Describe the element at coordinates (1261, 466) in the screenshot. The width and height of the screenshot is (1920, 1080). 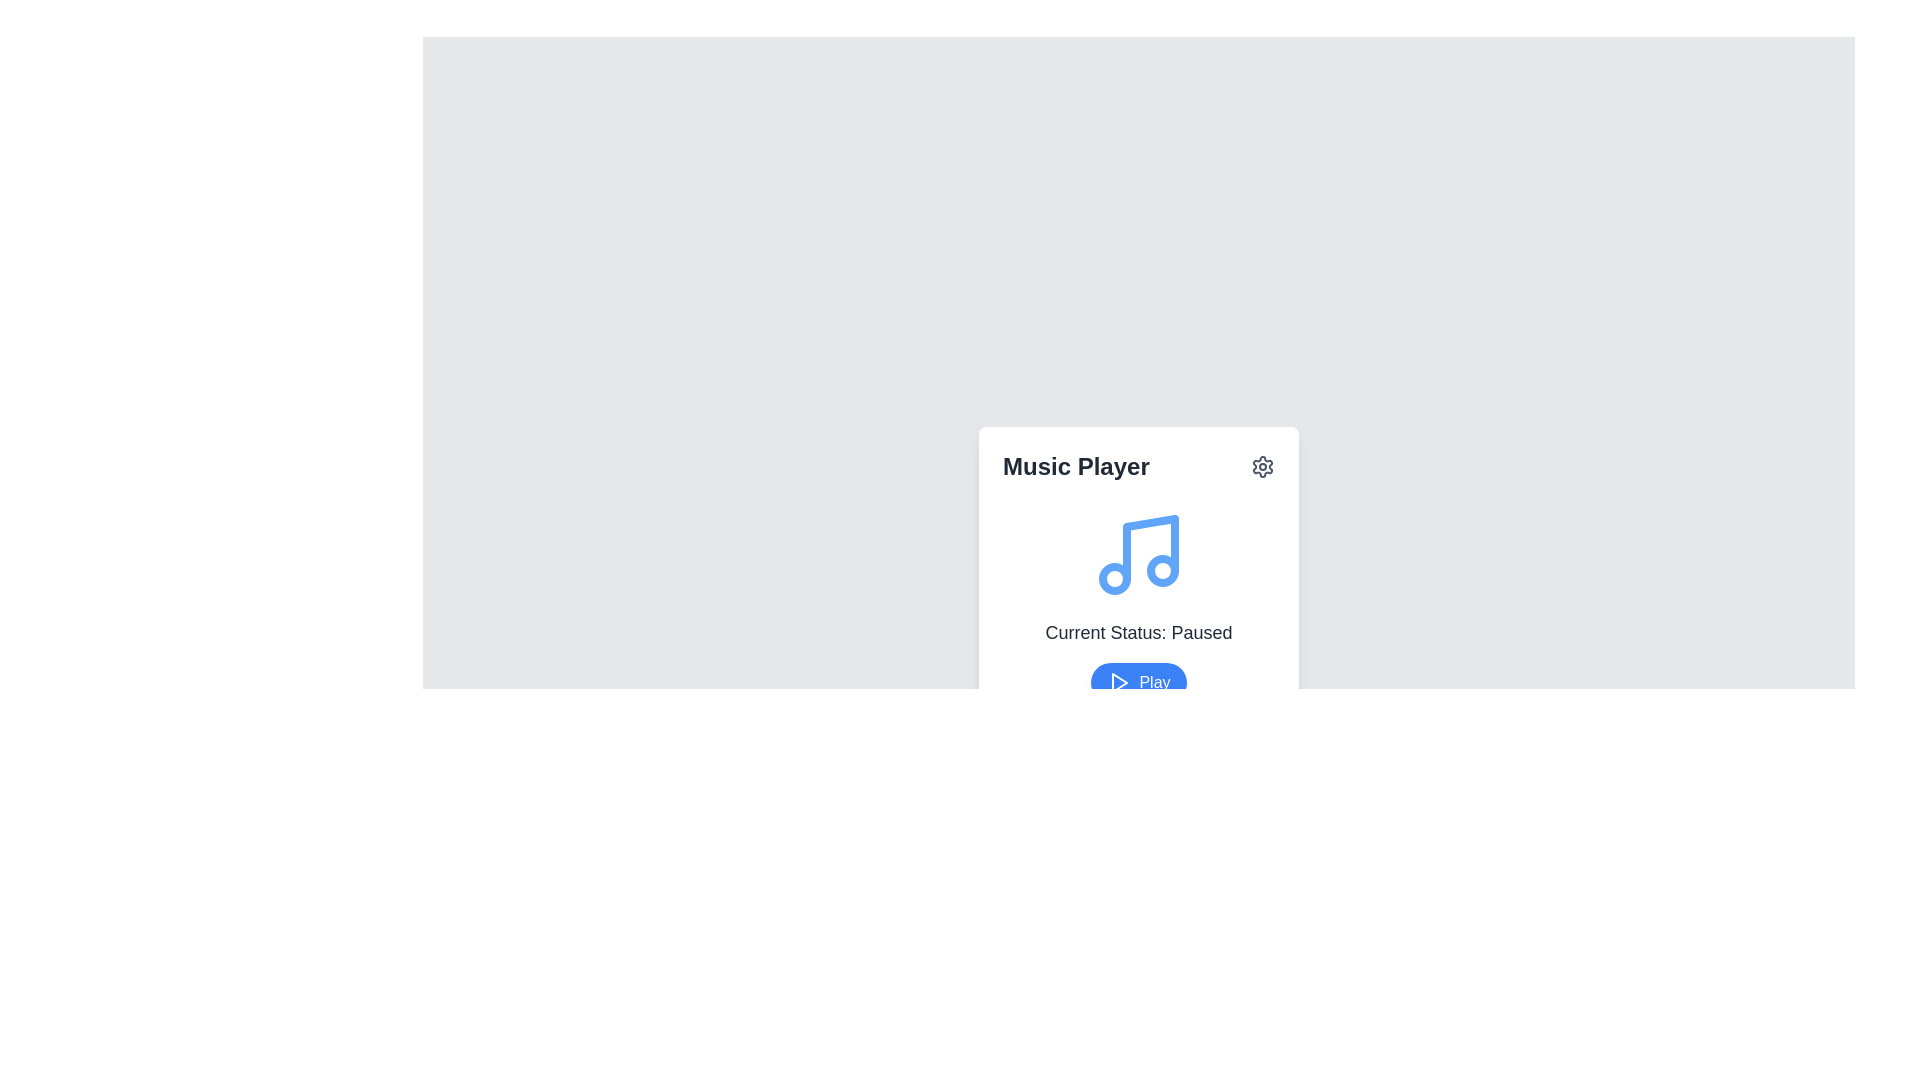
I see `the settings icon located in the header of the 'Music Player' section` at that location.